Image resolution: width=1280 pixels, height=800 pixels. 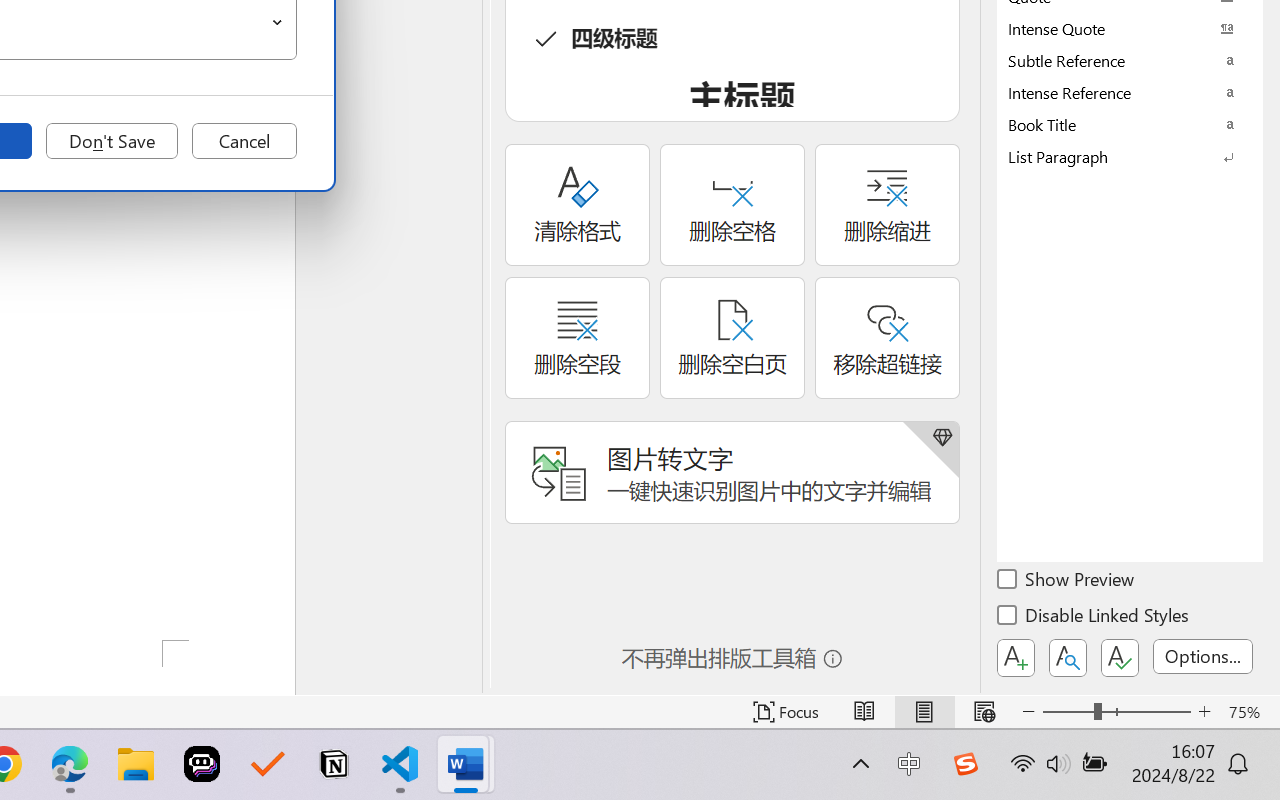 What do you see at coordinates (1066, 581) in the screenshot?
I see `'Show Preview'` at bounding box center [1066, 581].